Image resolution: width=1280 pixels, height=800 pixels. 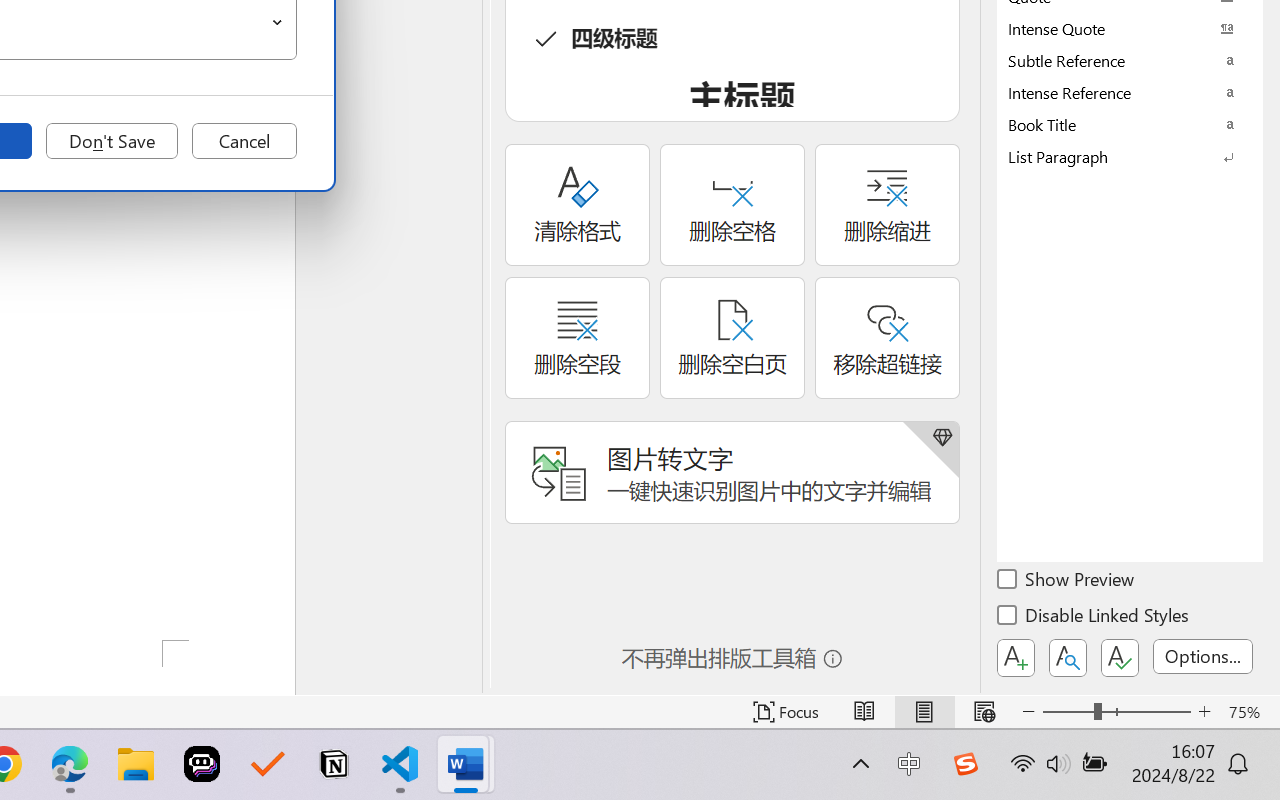 What do you see at coordinates (1066, 581) in the screenshot?
I see `'Show Preview'` at bounding box center [1066, 581].